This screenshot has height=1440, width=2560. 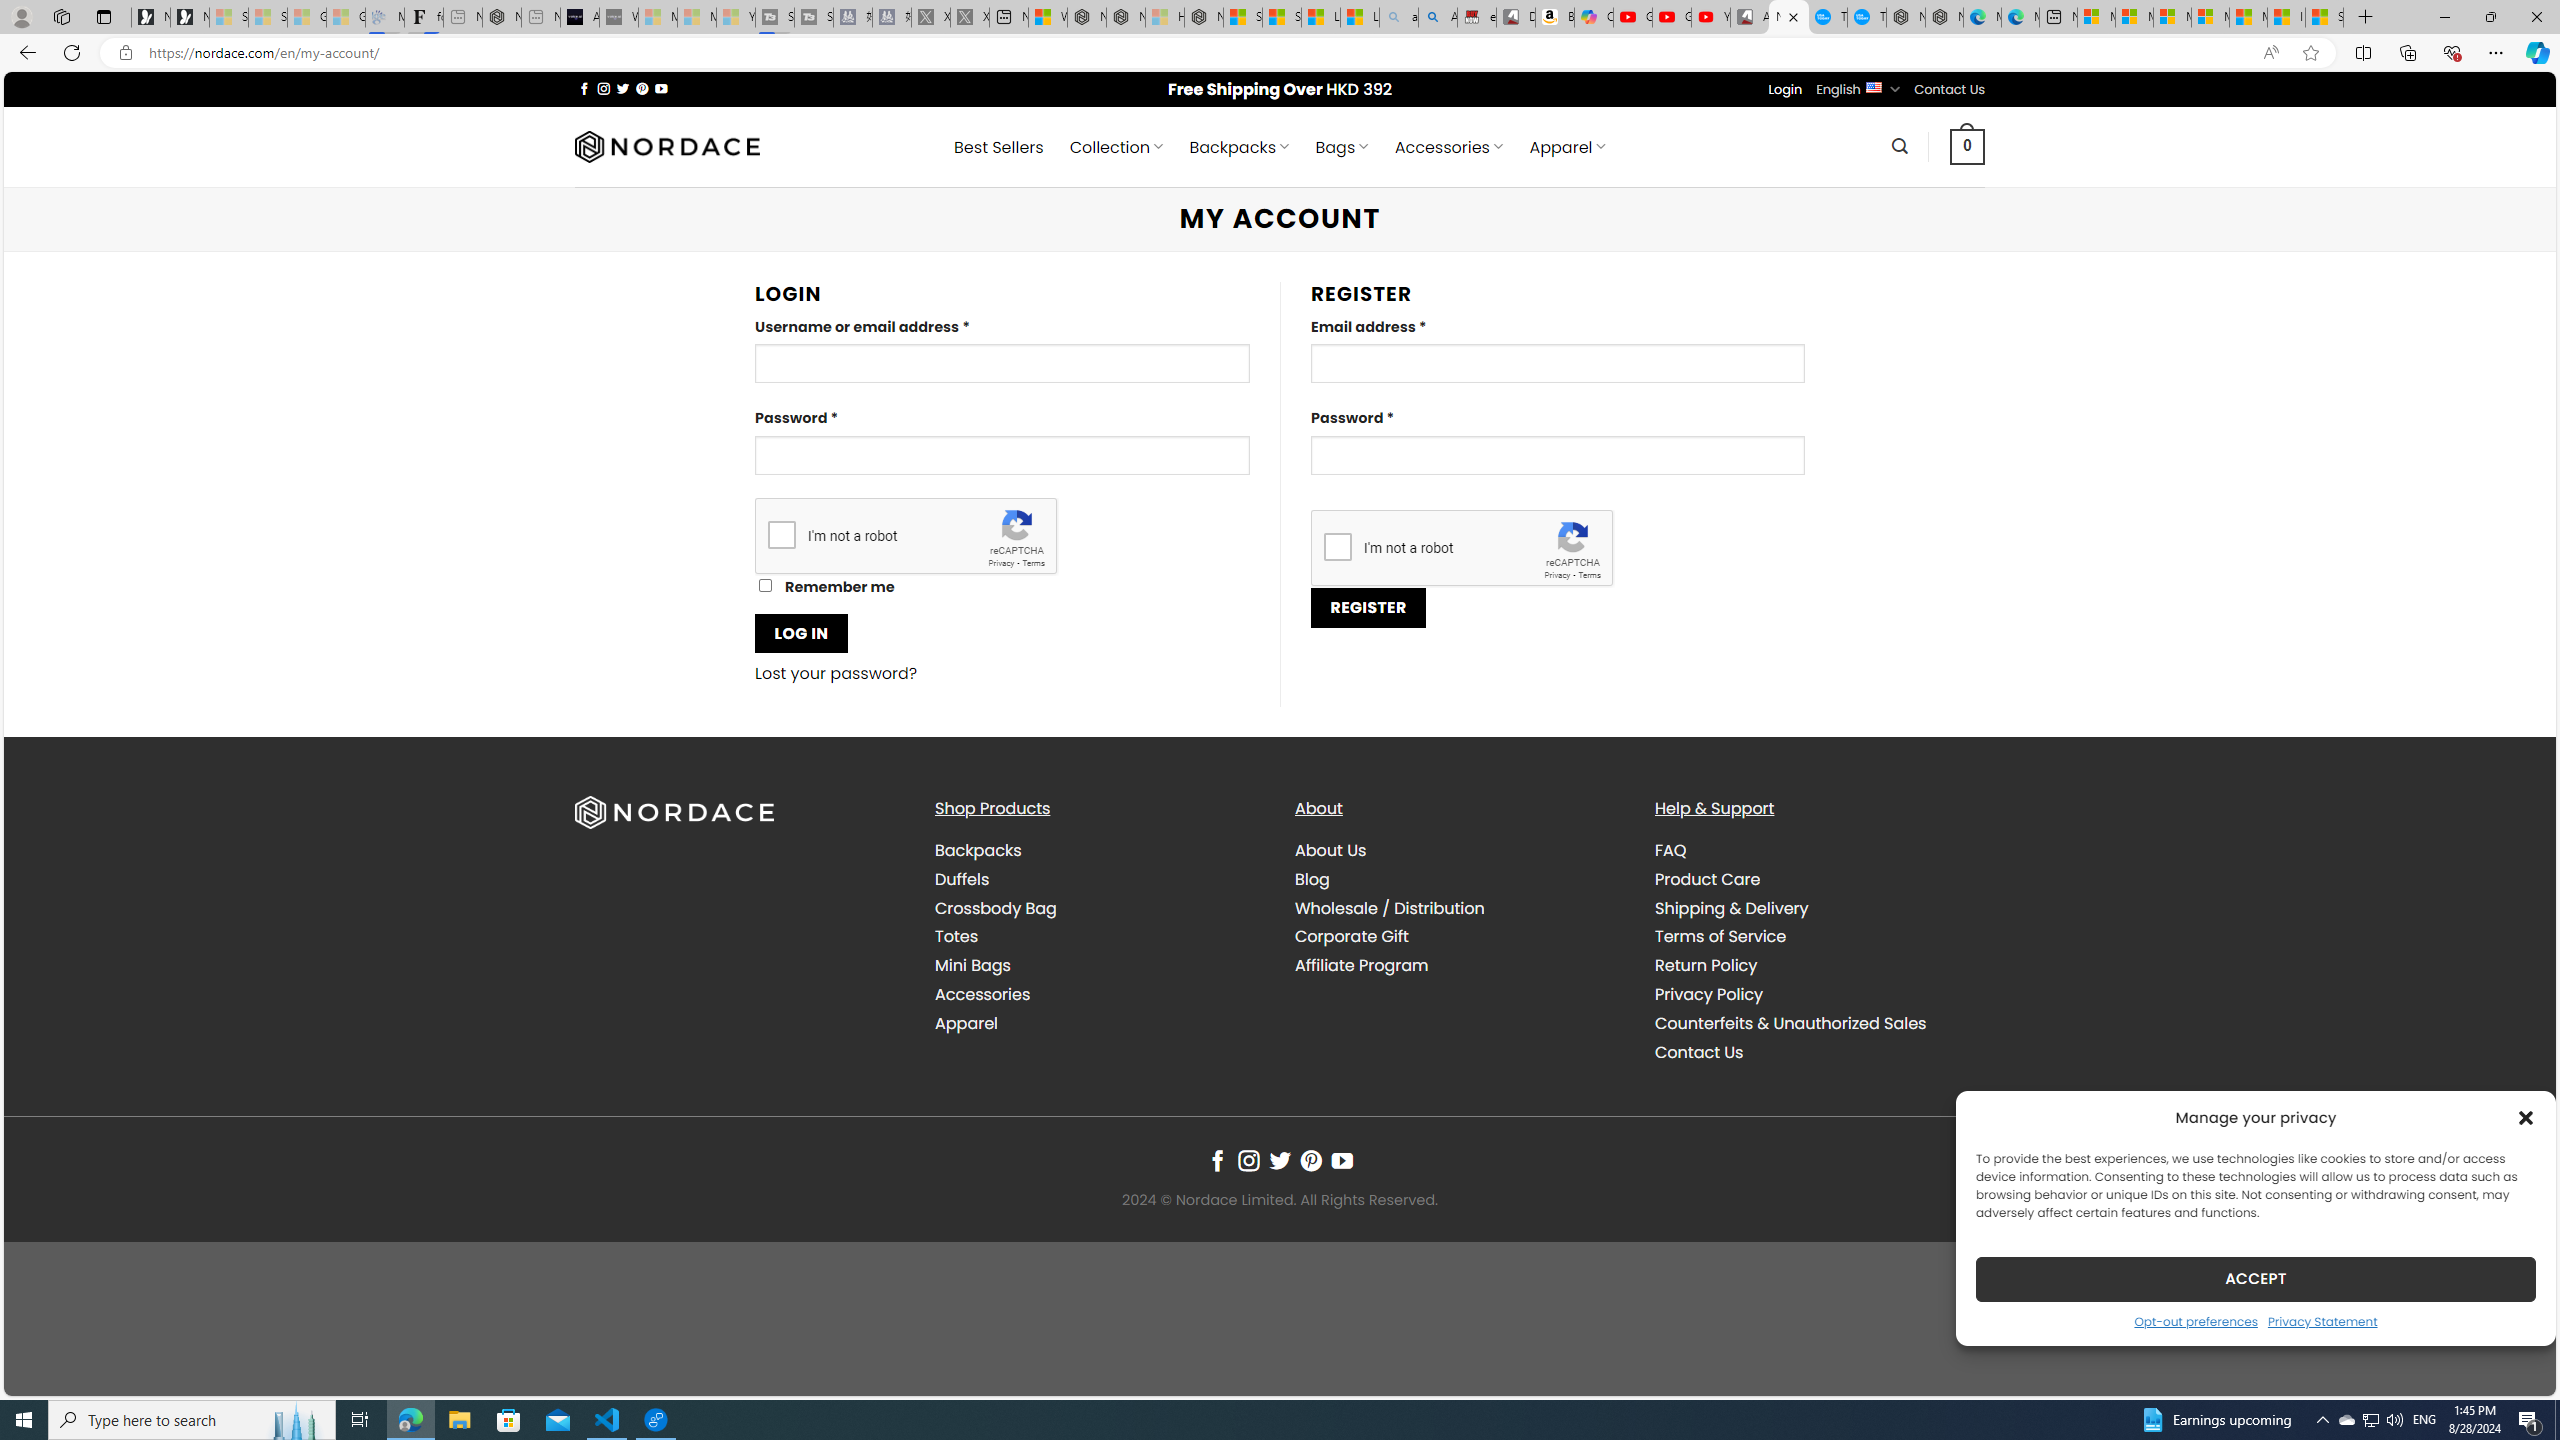 What do you see at coordinates (800, 632) in the screenshot?
I see `'LOG IN'` at bounding box center [800, 632].